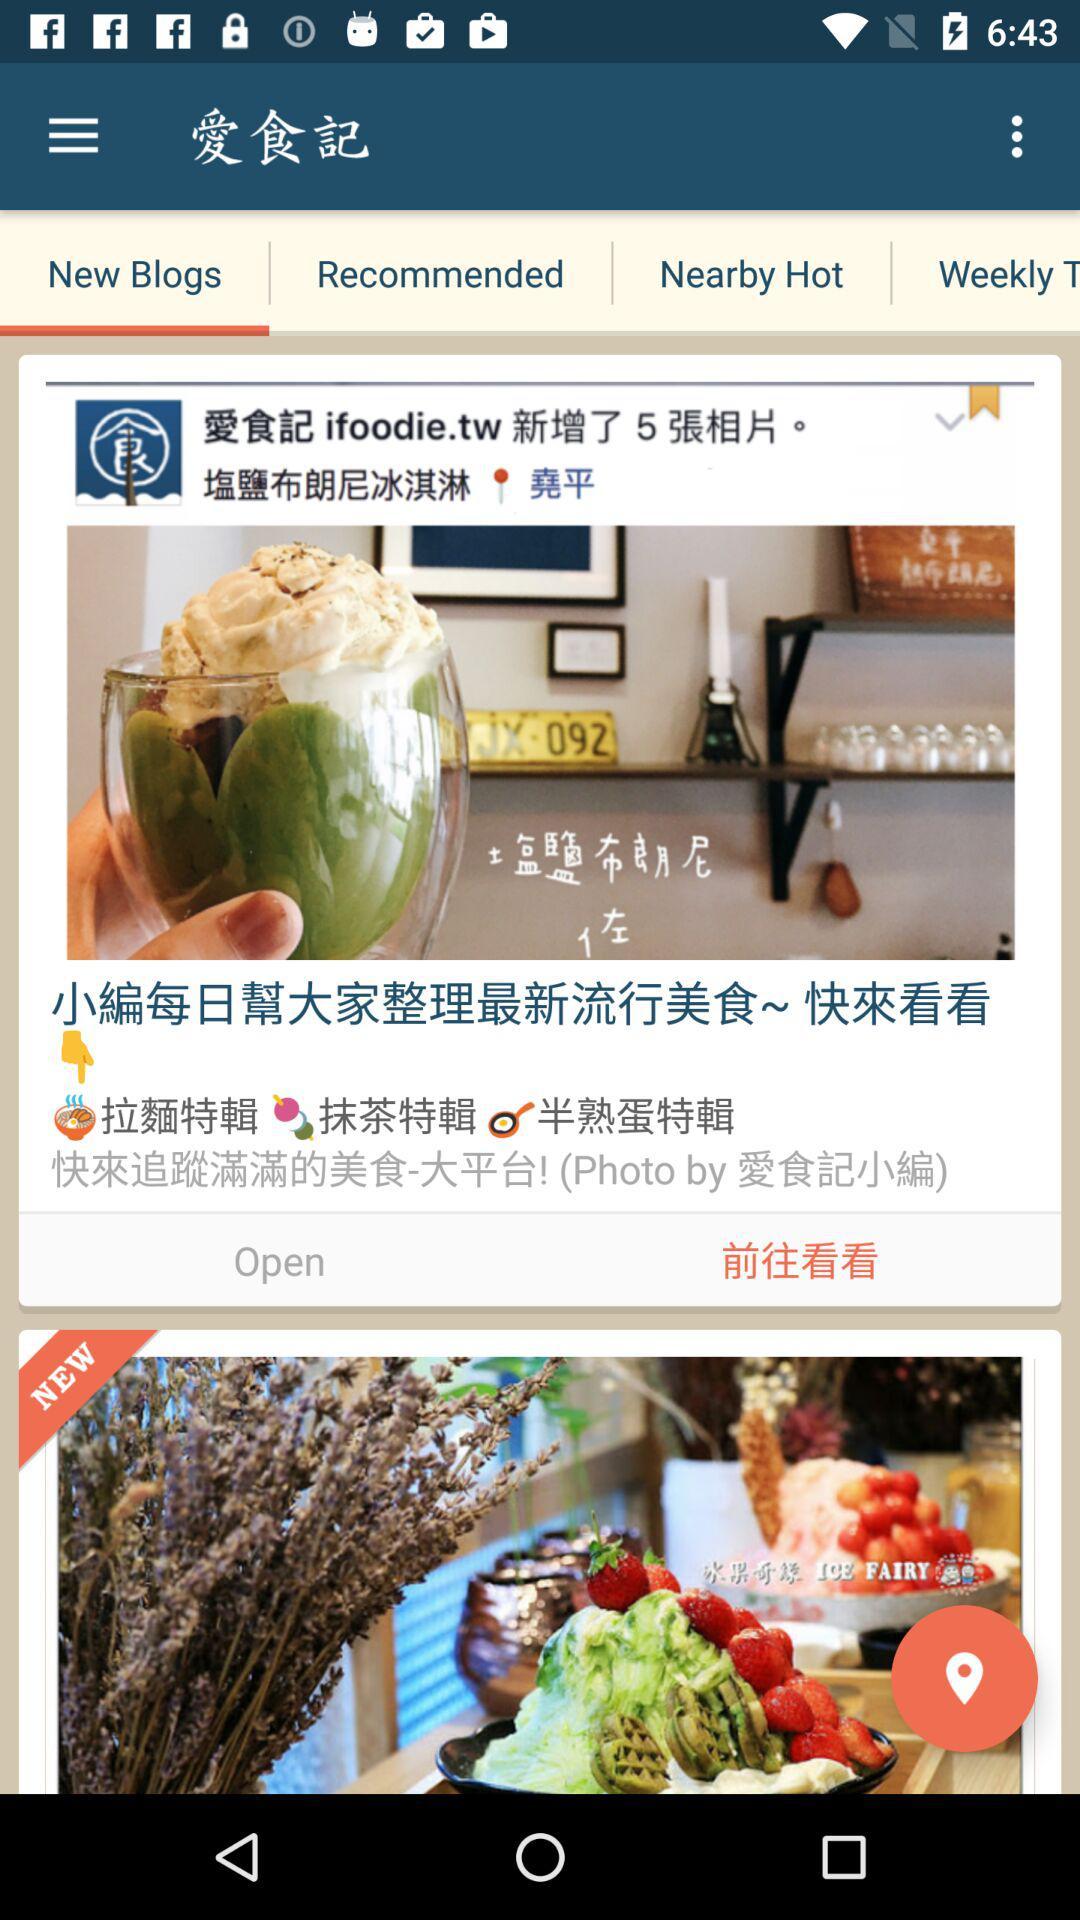 The image size is (1080, 1920). What do you see at coordinates (419, 135) in the screenshot?
I see `the search blogs item` at bounding box center [419, 135].